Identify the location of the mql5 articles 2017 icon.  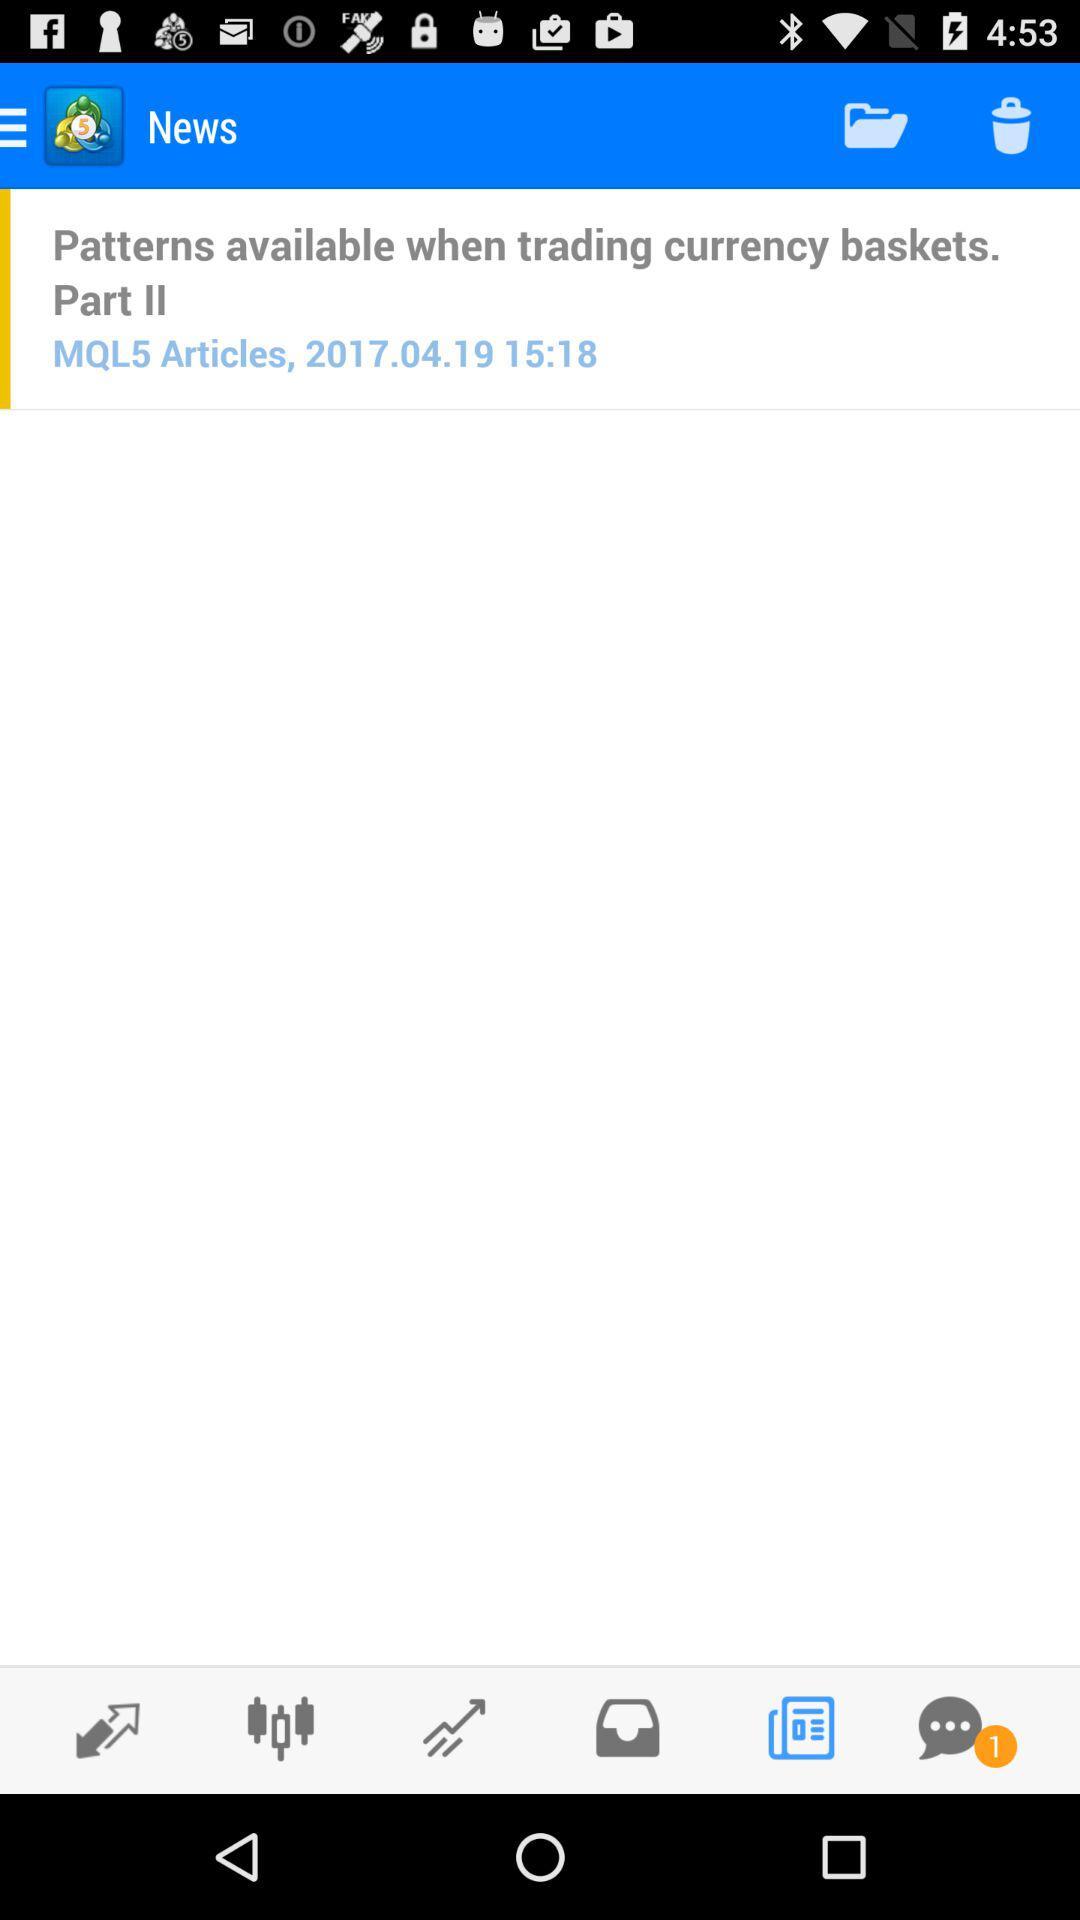
(324, 352).